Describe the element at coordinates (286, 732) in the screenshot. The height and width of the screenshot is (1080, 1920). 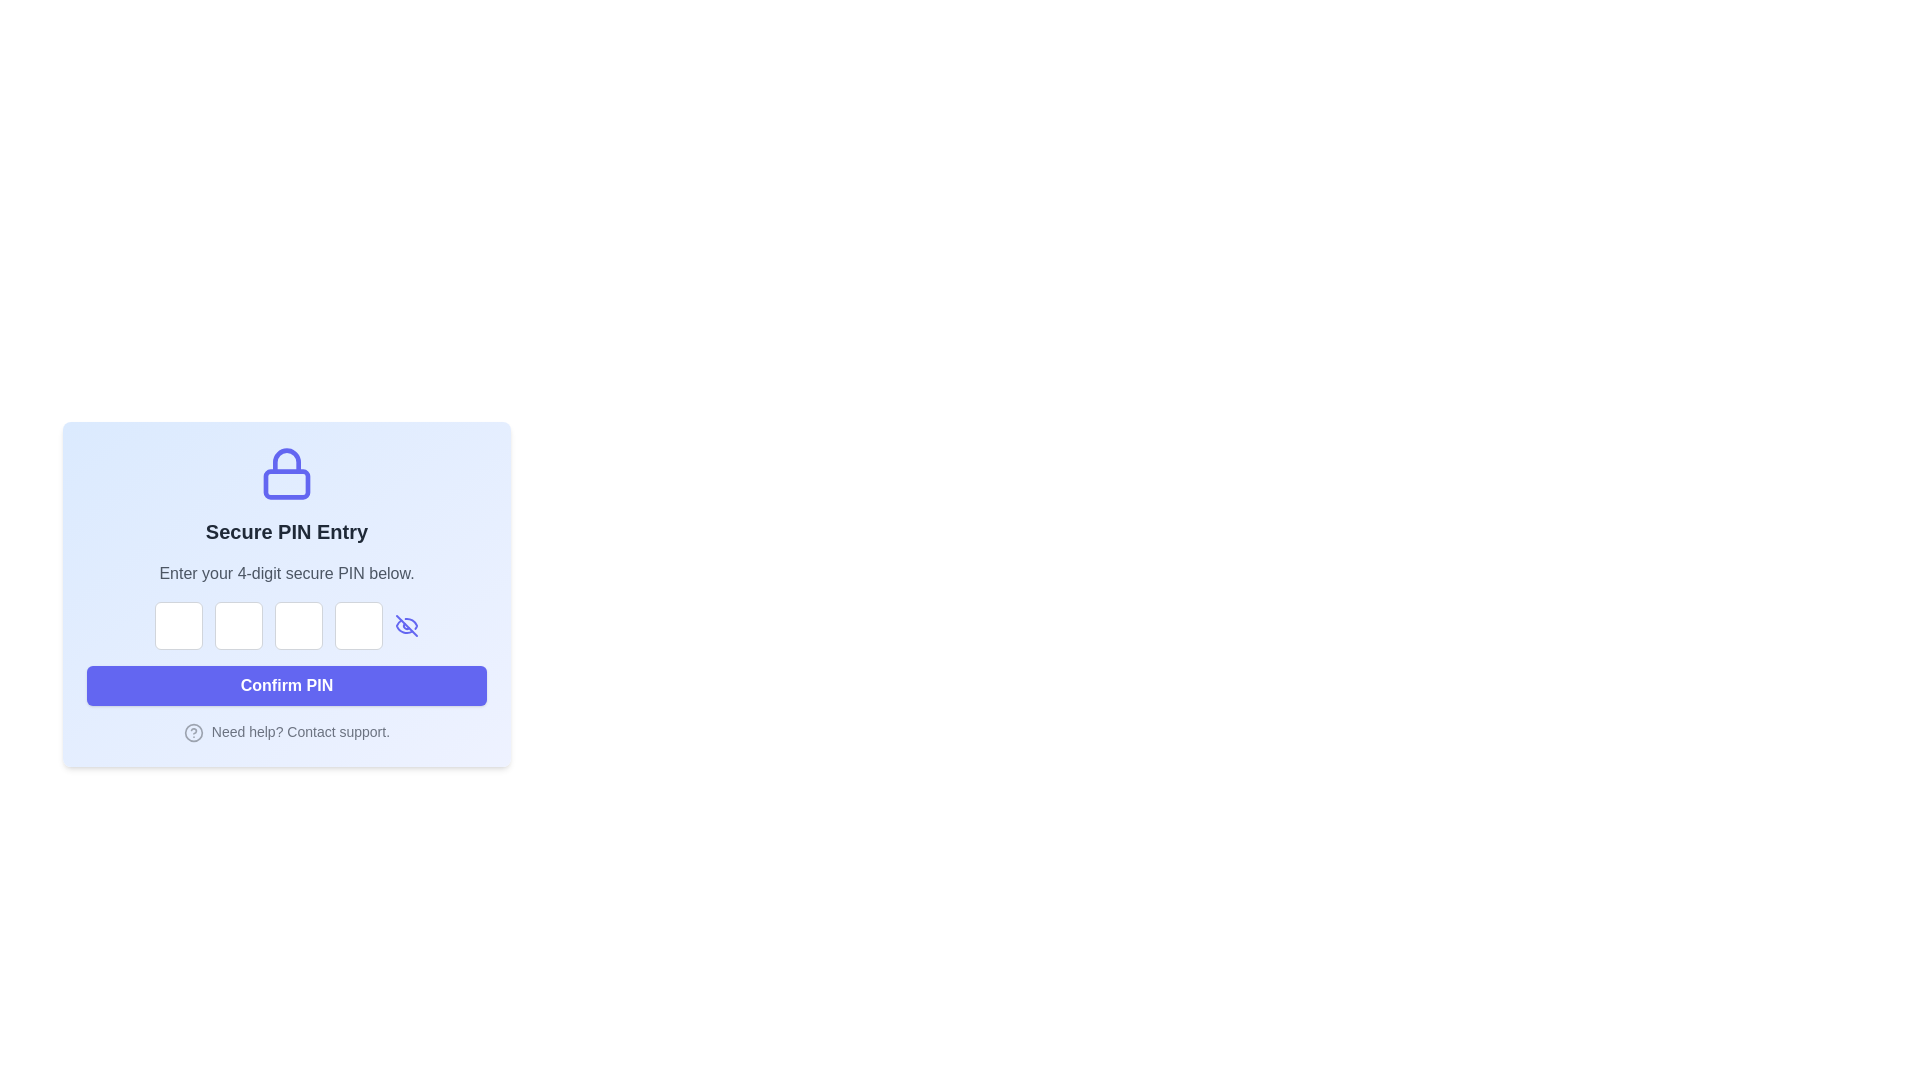
I see `the small circular help icon located to the left of the text 'Need help? Contact support.'` at that location.